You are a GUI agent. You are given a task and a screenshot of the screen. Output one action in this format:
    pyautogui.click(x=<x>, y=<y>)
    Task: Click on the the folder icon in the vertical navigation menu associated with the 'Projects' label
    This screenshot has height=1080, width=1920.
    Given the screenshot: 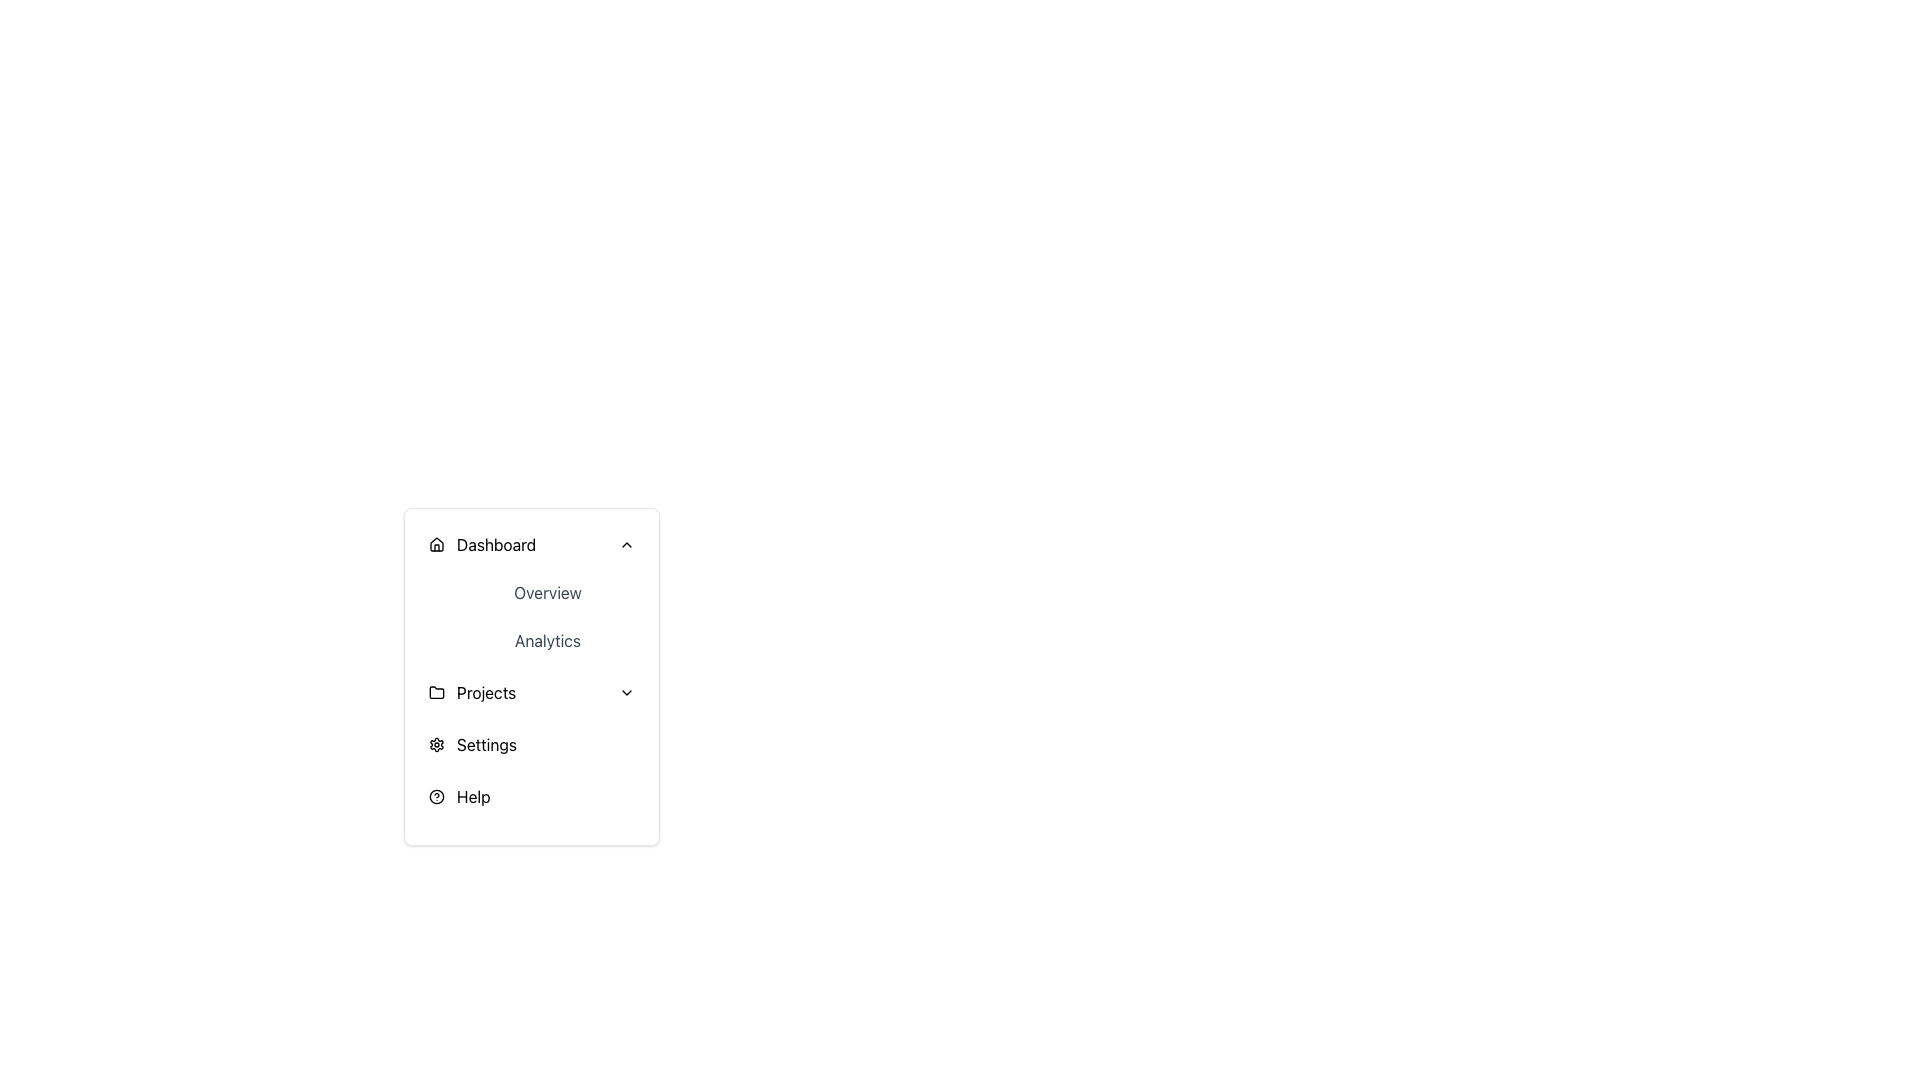 What is the action you would take?
    pyautogui.click(x=435, y=690)
    